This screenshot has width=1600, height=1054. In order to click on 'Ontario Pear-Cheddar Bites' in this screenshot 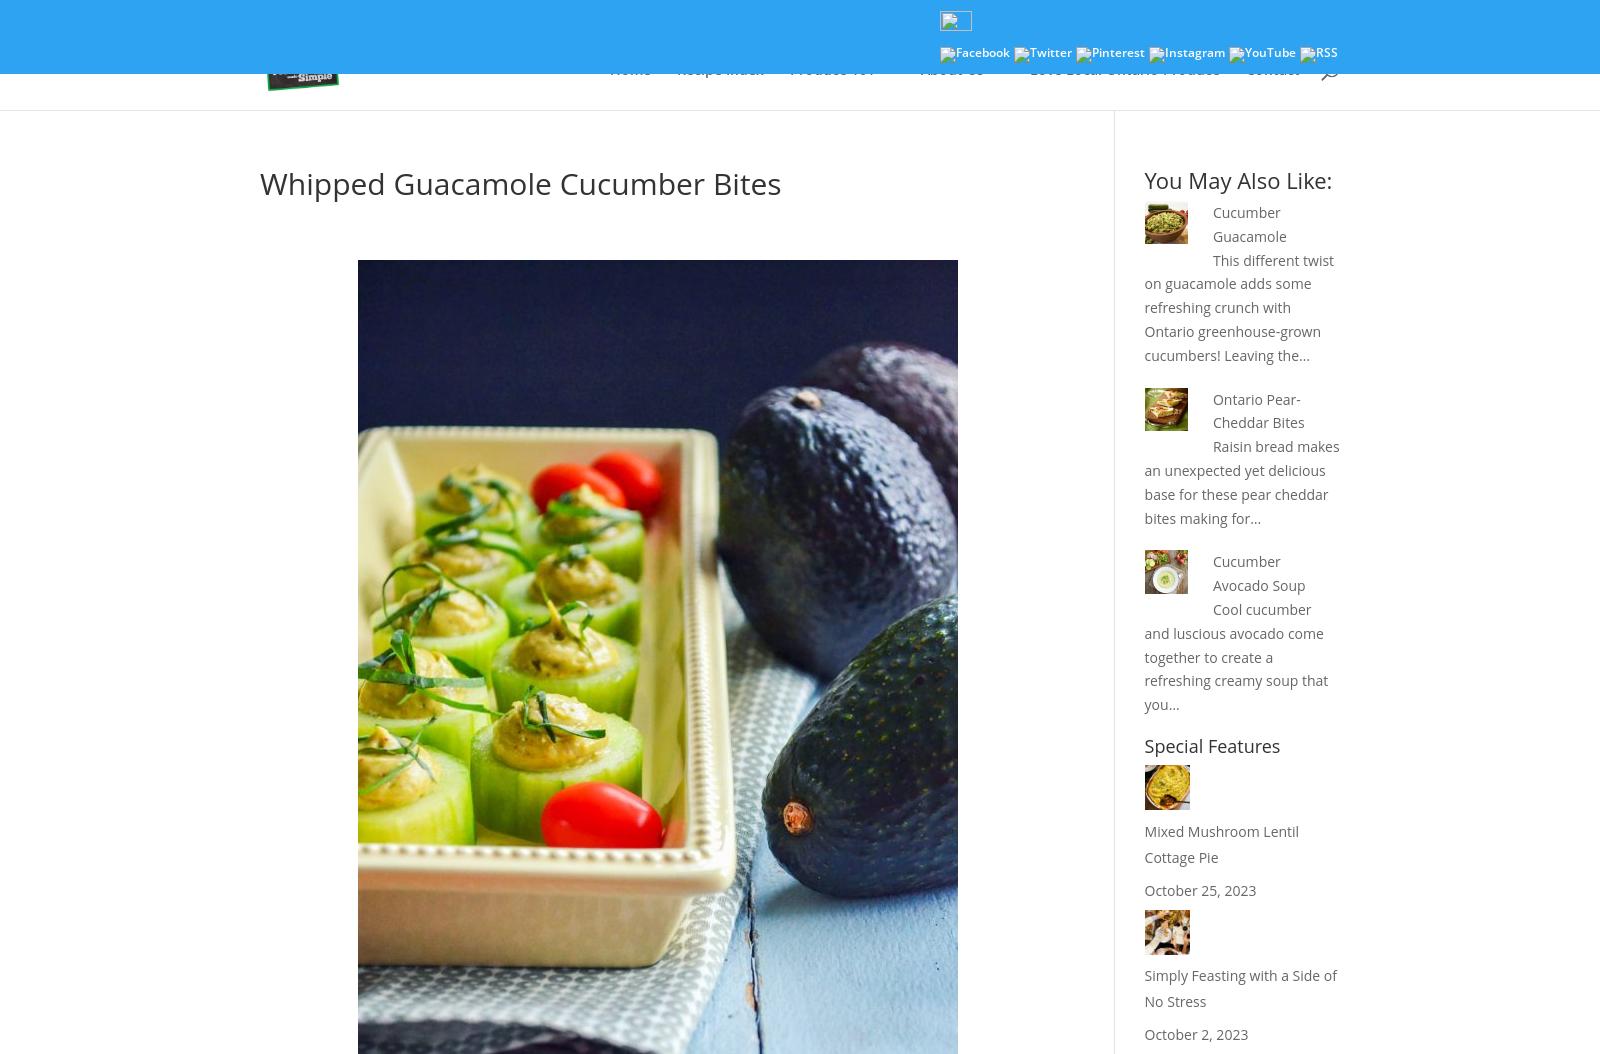, I will do `click(1211, 409)`.